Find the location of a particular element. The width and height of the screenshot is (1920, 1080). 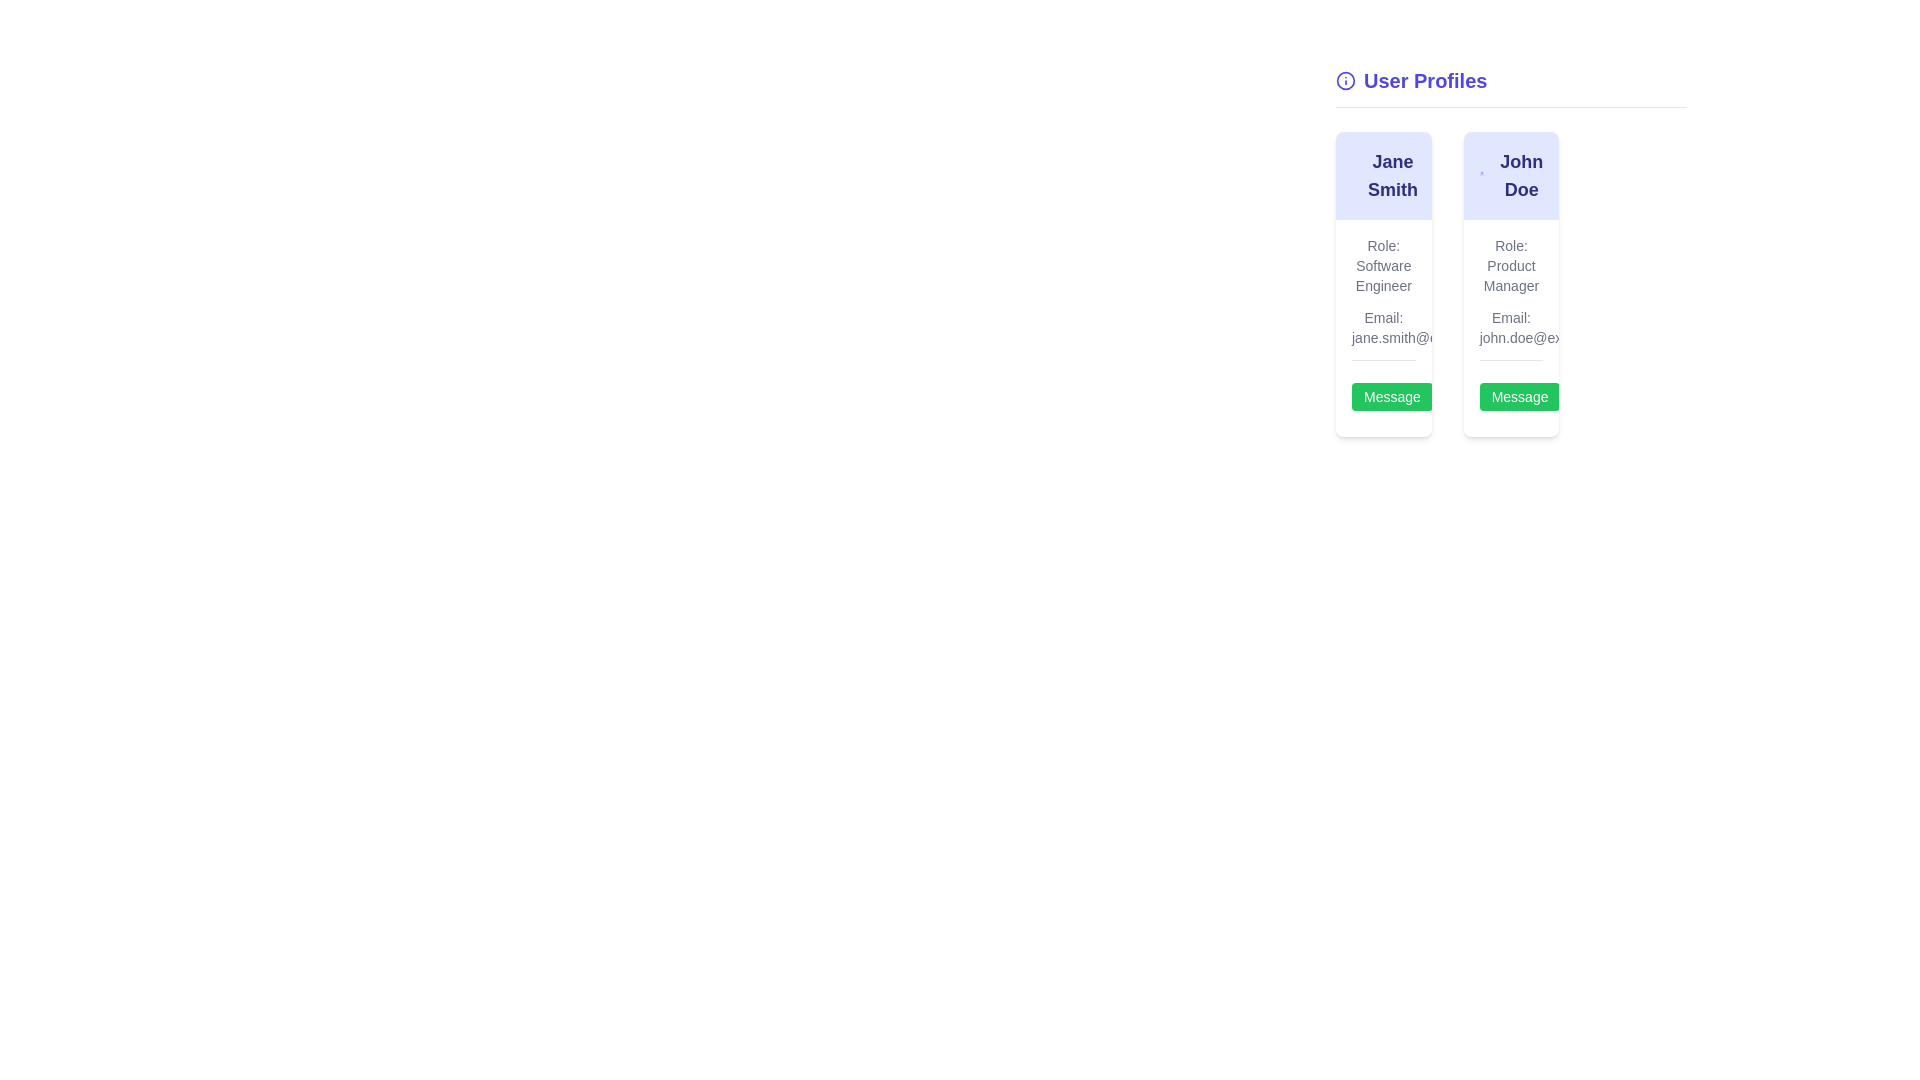

the 'Message' button for user 'John Doe', located at the bottom section of their user card on the right-hand side of the interface is located at coordinates (1520, 397).